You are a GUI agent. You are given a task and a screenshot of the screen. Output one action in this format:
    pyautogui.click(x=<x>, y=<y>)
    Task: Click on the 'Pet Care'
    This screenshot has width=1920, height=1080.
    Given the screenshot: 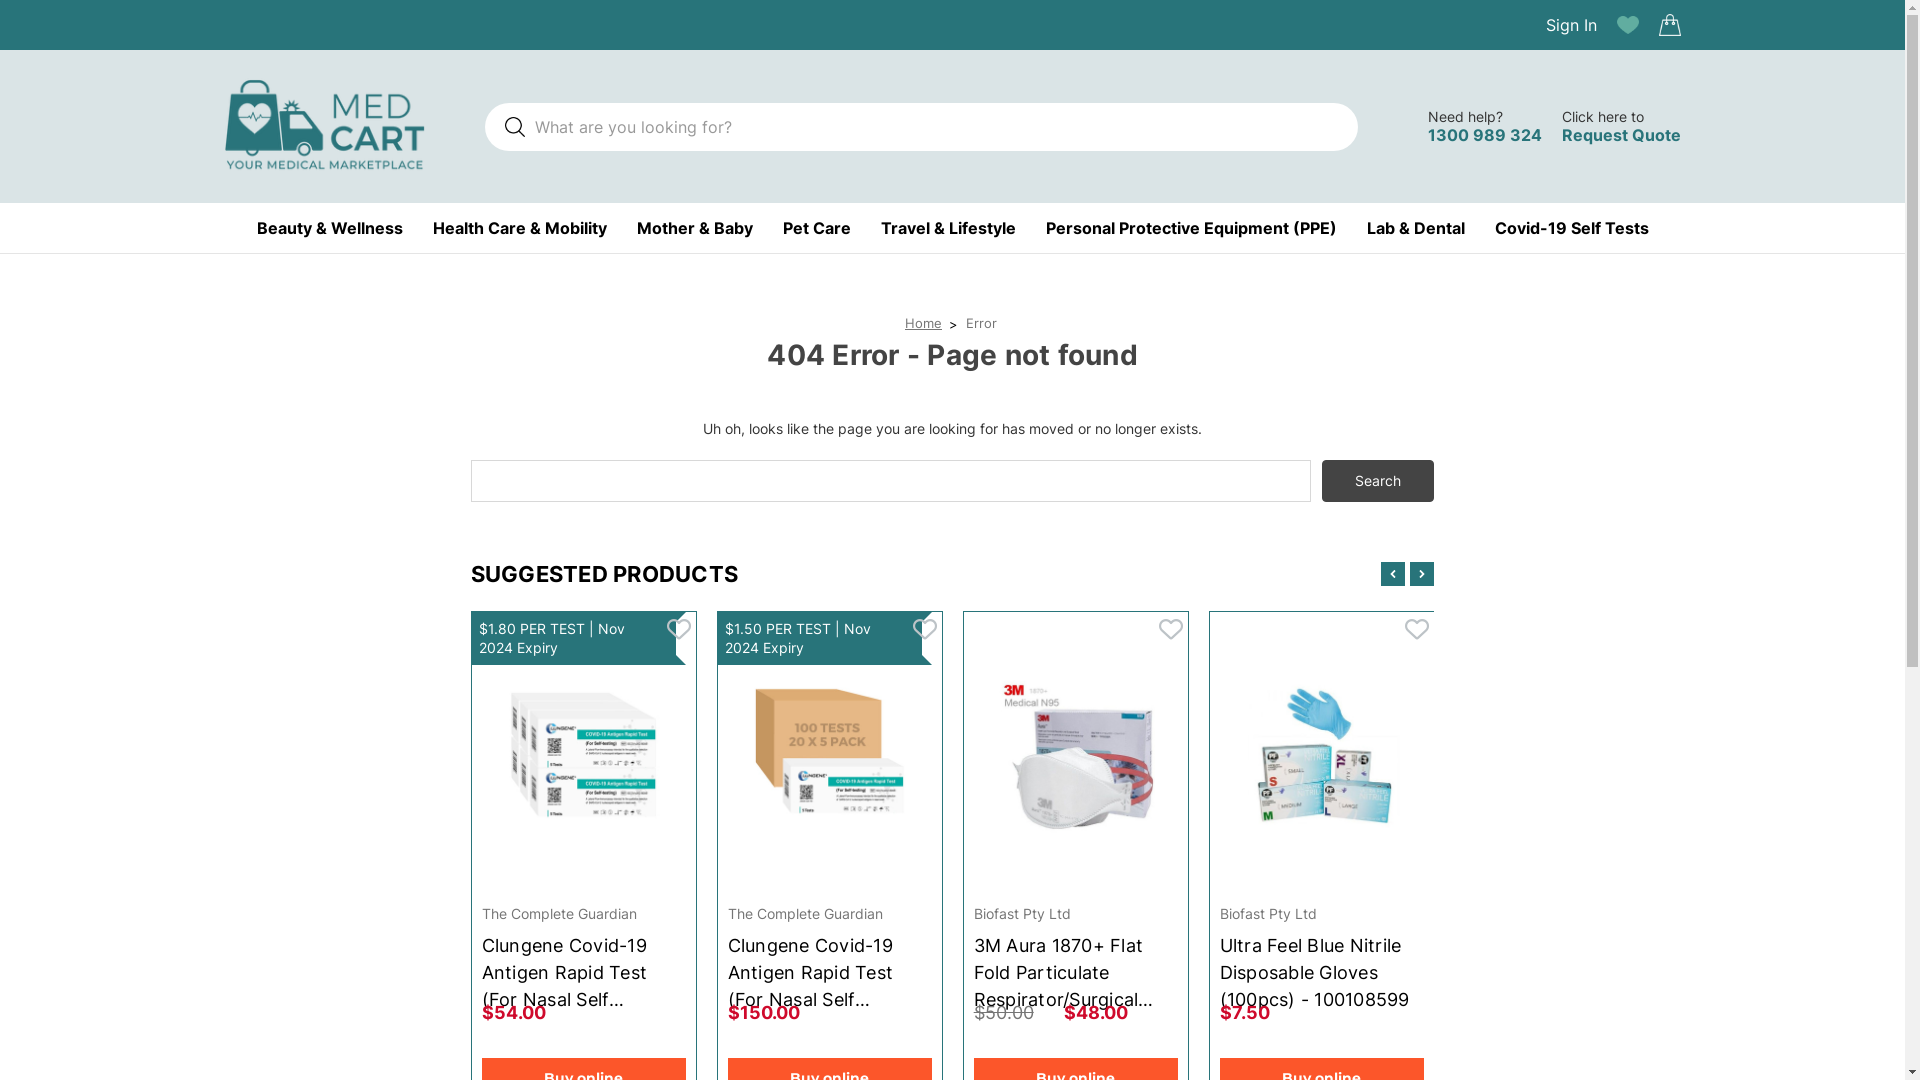 What is the action you would take?
    pyautogui.click(x=816, y=226)
    